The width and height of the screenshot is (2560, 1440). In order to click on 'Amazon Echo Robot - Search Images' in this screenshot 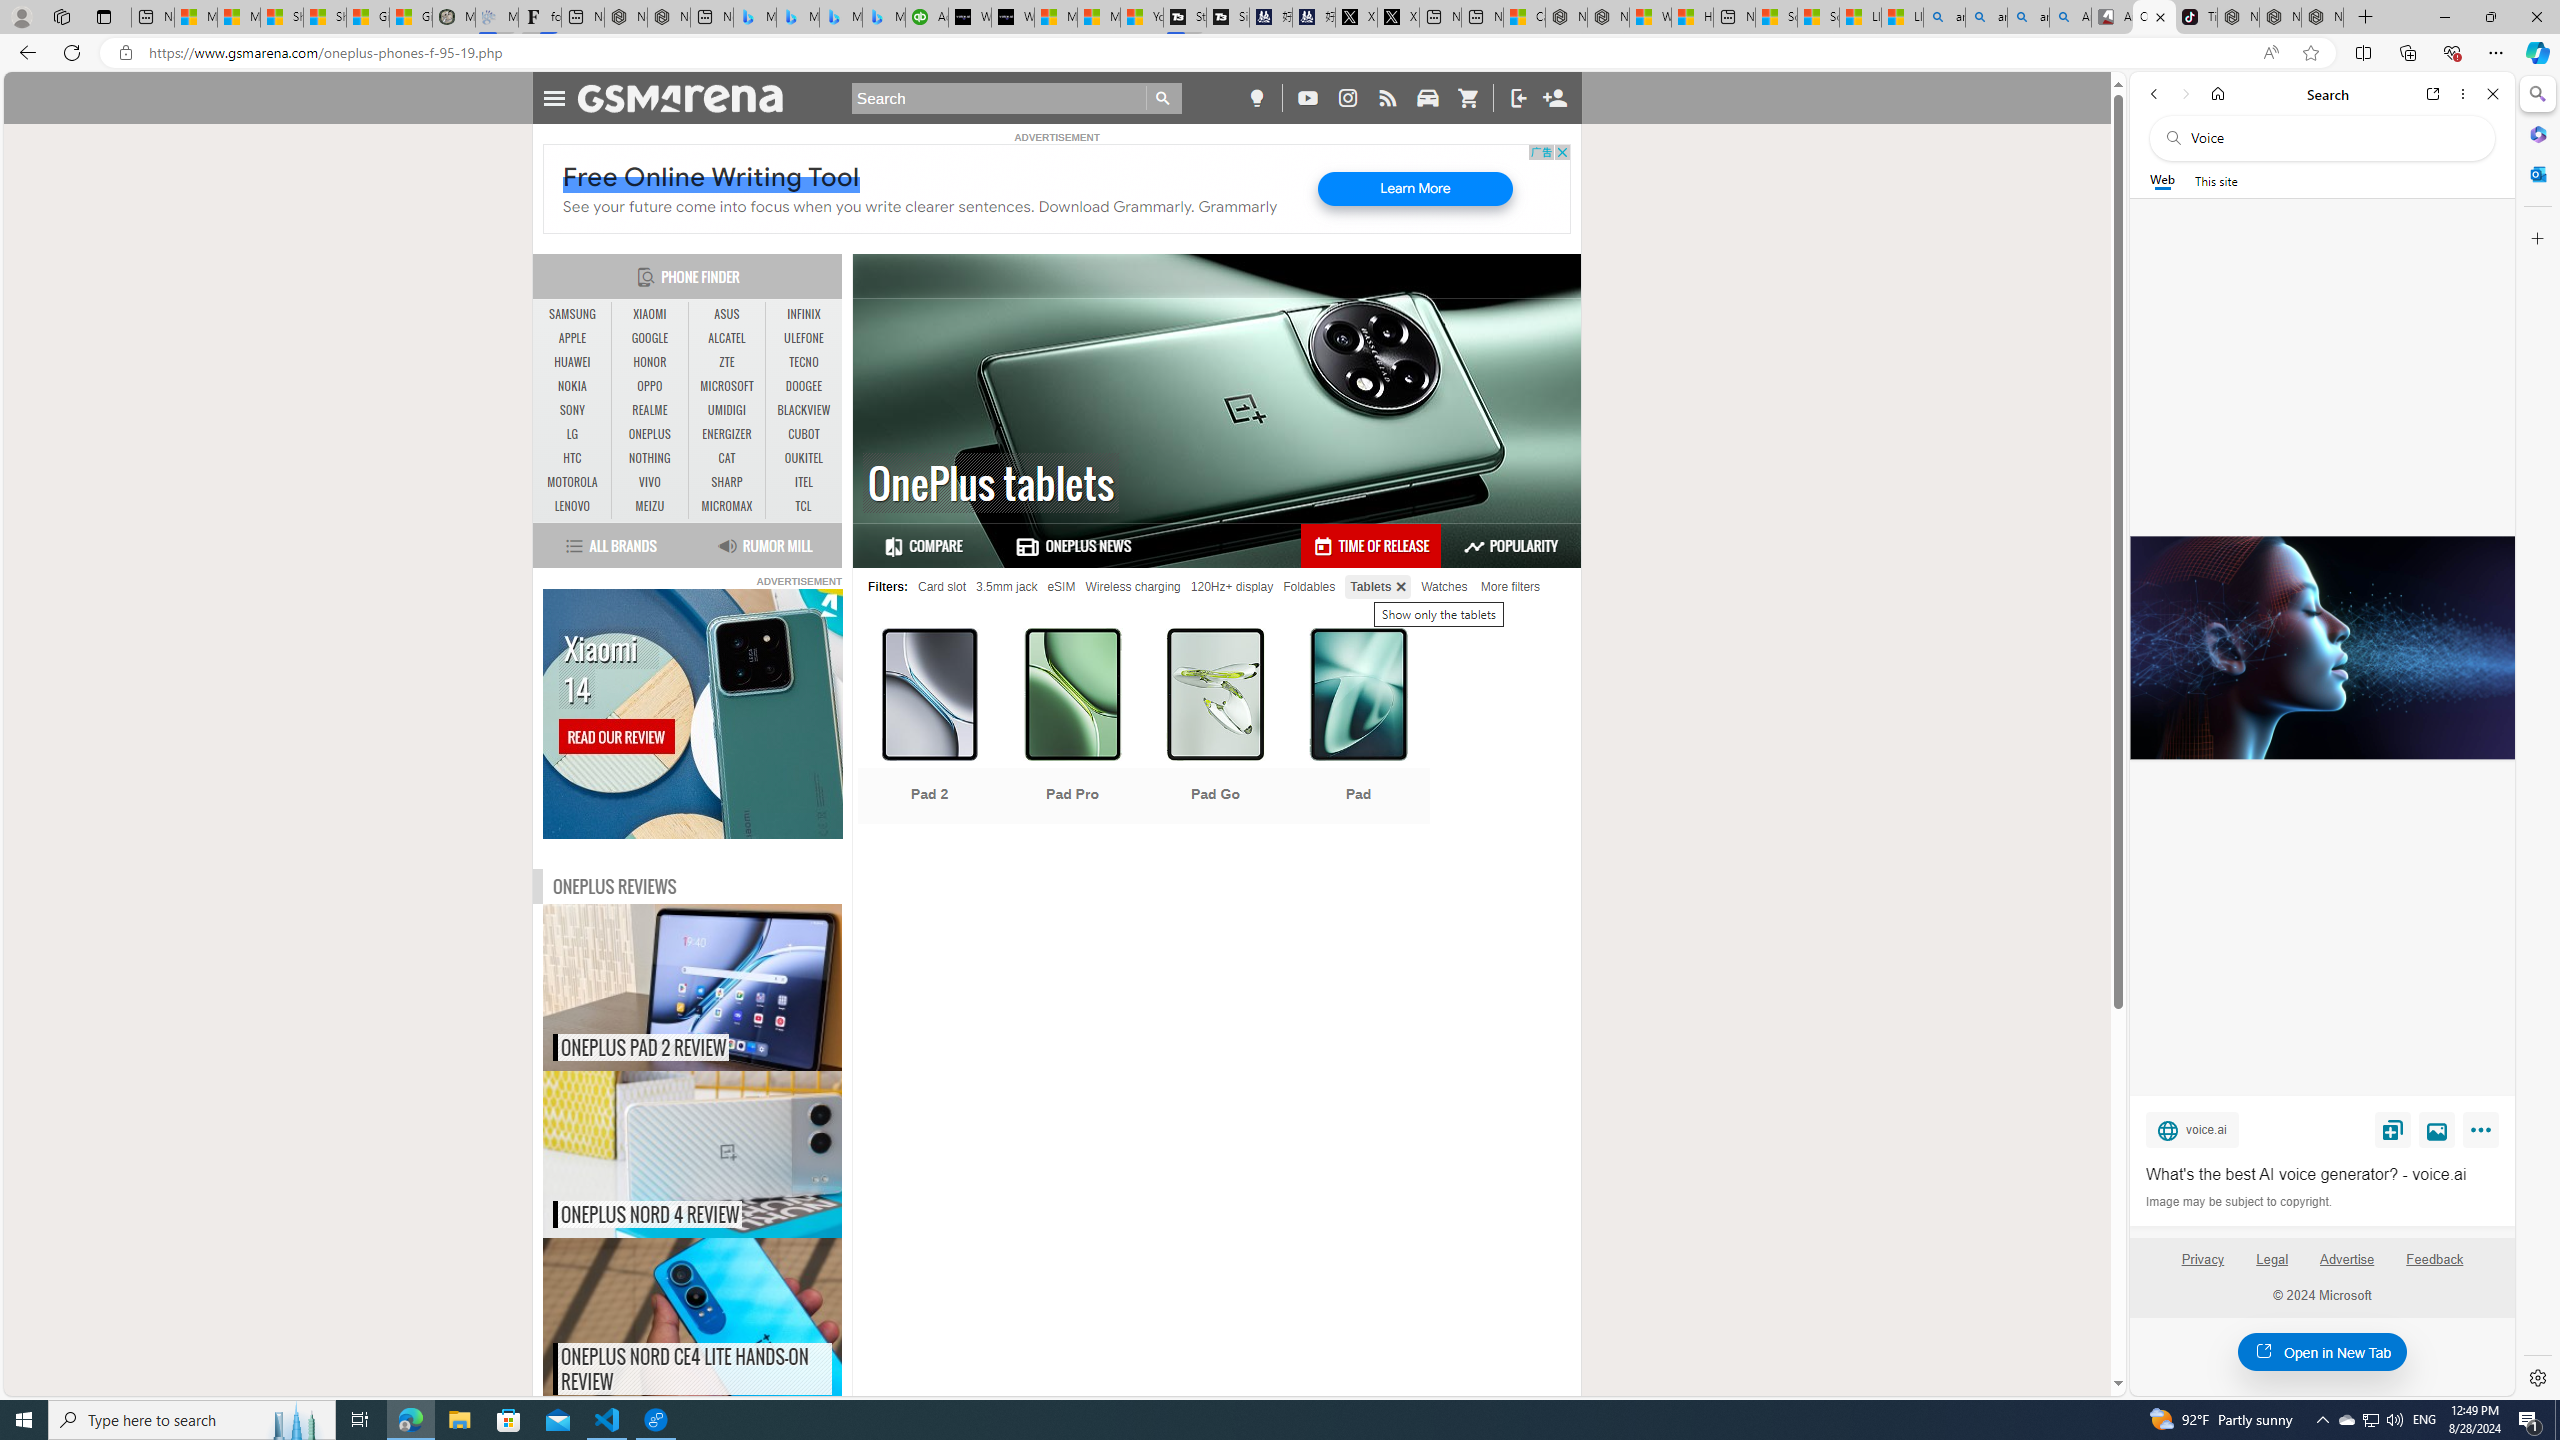, I will do `click(2068, 16)`.